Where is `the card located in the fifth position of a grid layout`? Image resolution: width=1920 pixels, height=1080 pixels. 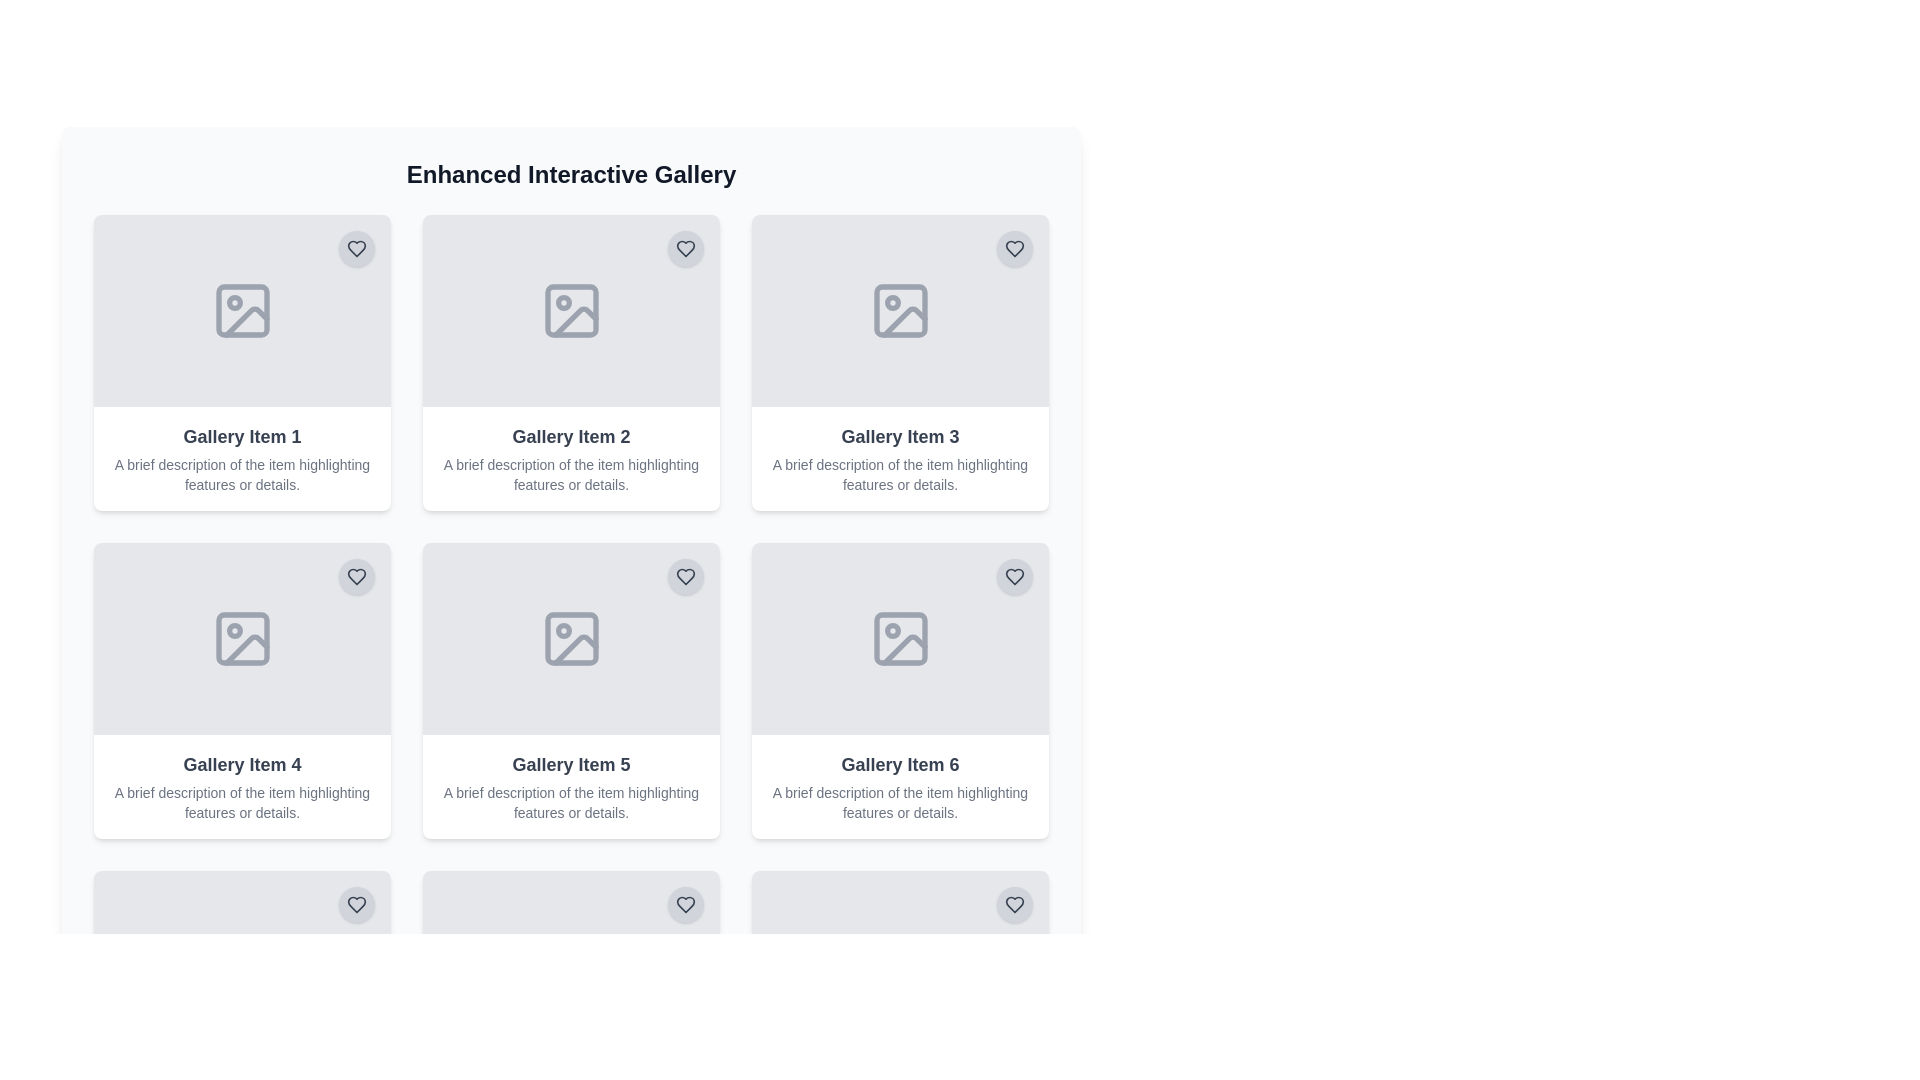 the card located in the fifth position of a grid layout is located at coordinates (570, 689).